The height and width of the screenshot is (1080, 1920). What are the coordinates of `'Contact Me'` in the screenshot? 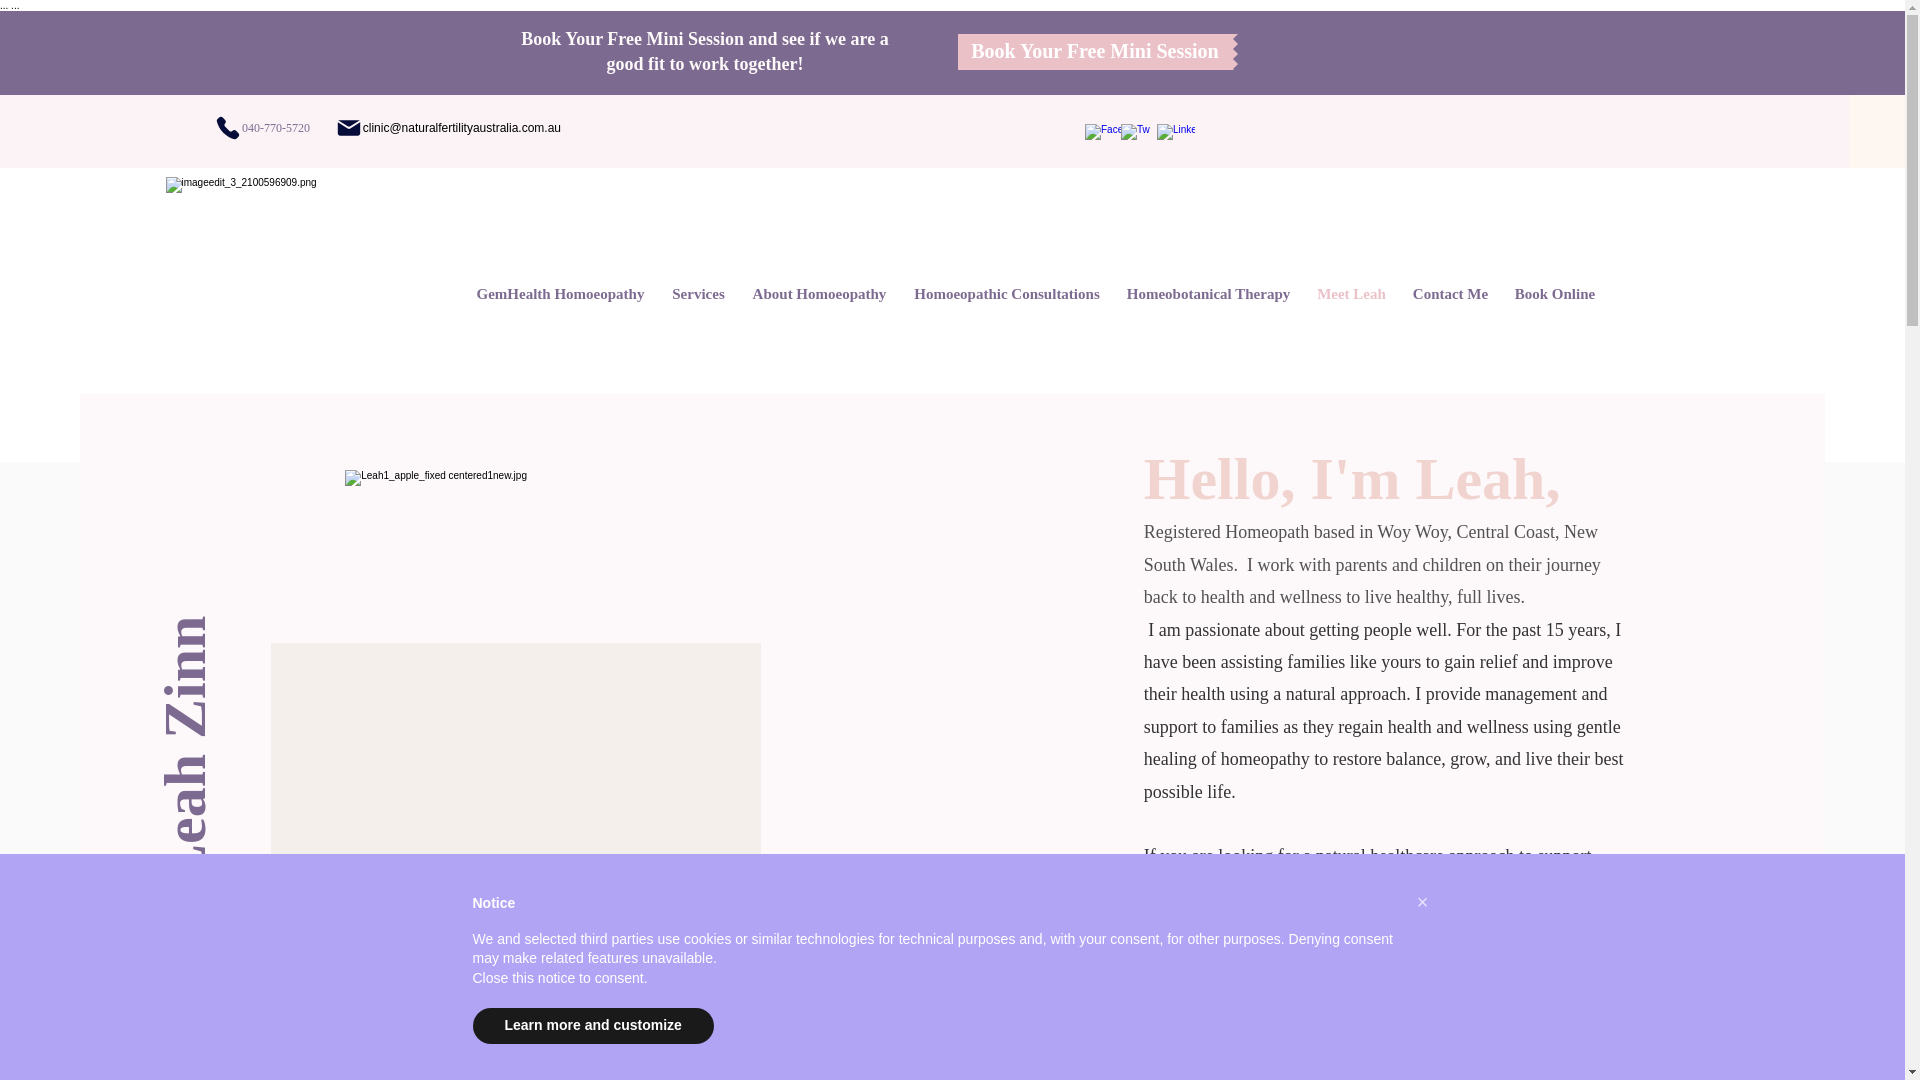 It's located at (1450, 293).